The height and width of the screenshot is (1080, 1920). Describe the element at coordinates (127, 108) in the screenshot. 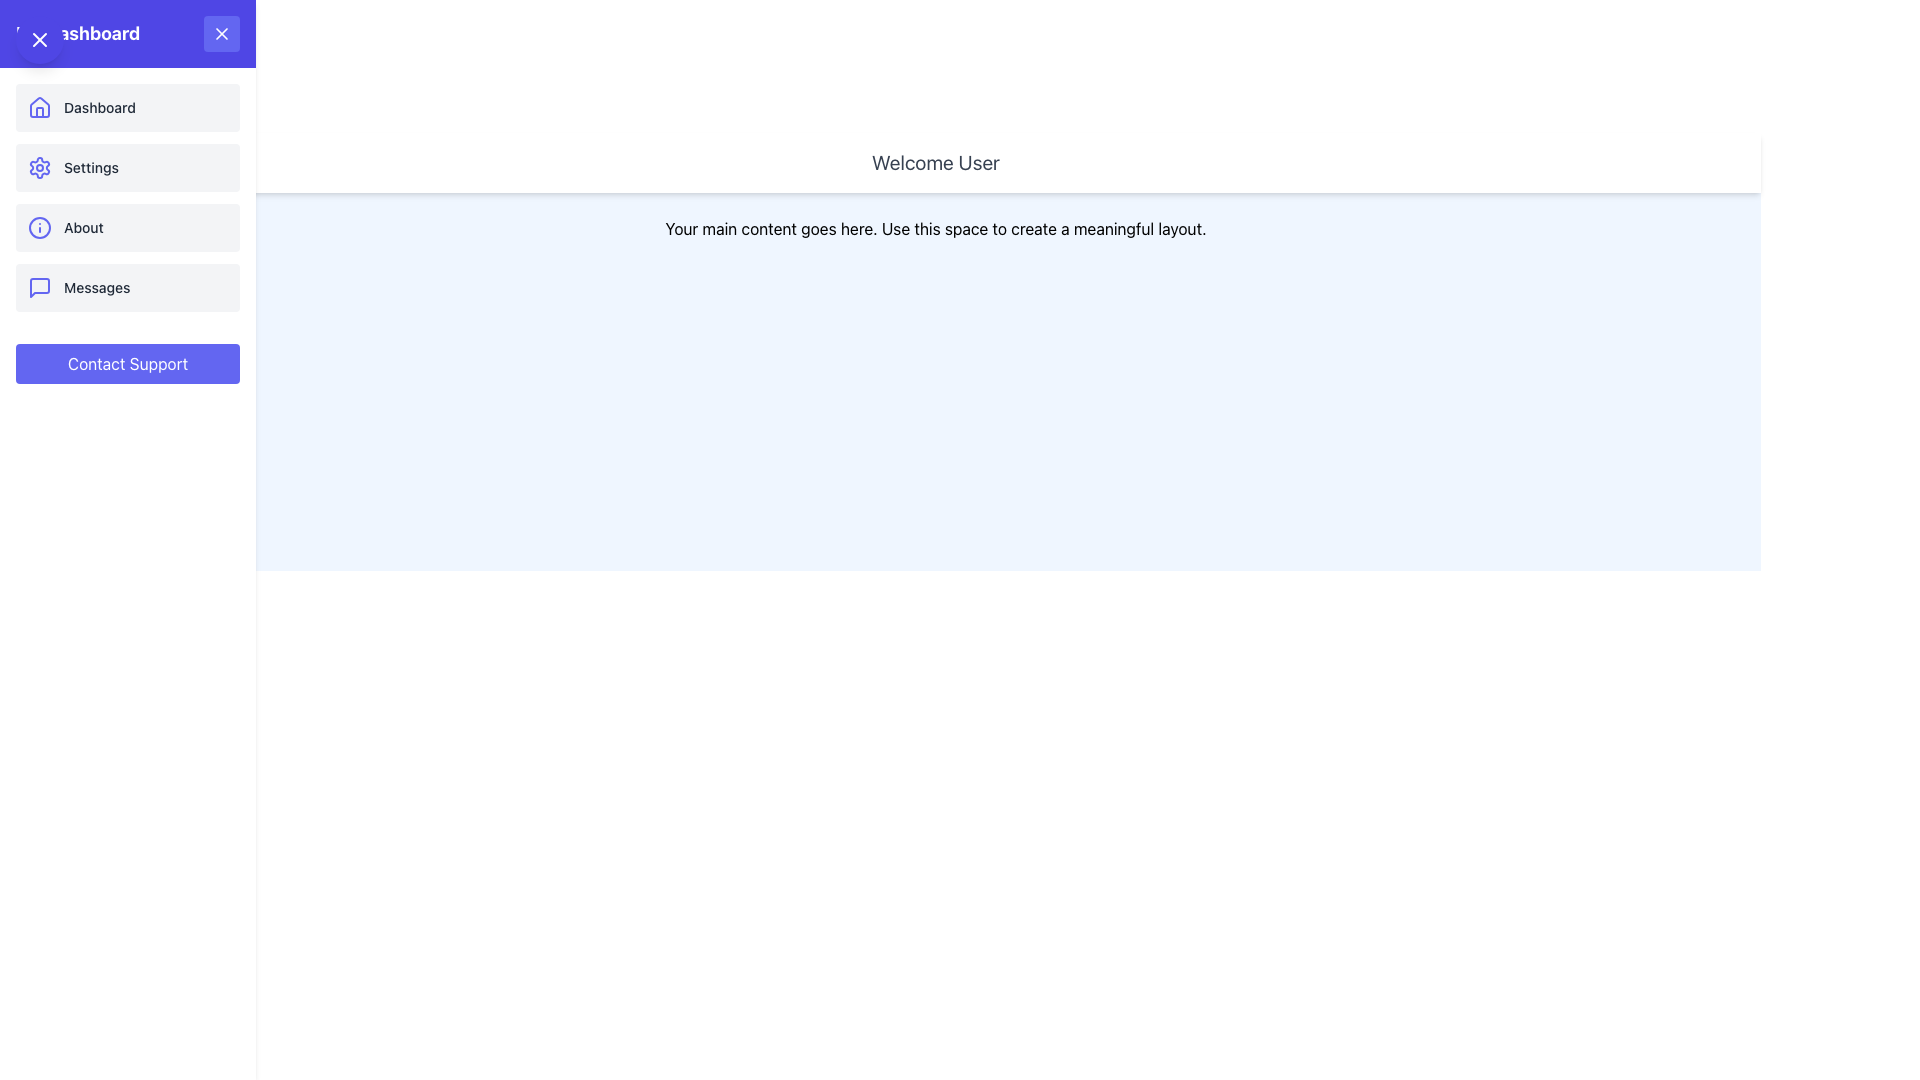

I see `the 'Dashboard' button, which is the first item in the vertical list on the left sidebar, featuring a house icon and a light gray background` at that location.